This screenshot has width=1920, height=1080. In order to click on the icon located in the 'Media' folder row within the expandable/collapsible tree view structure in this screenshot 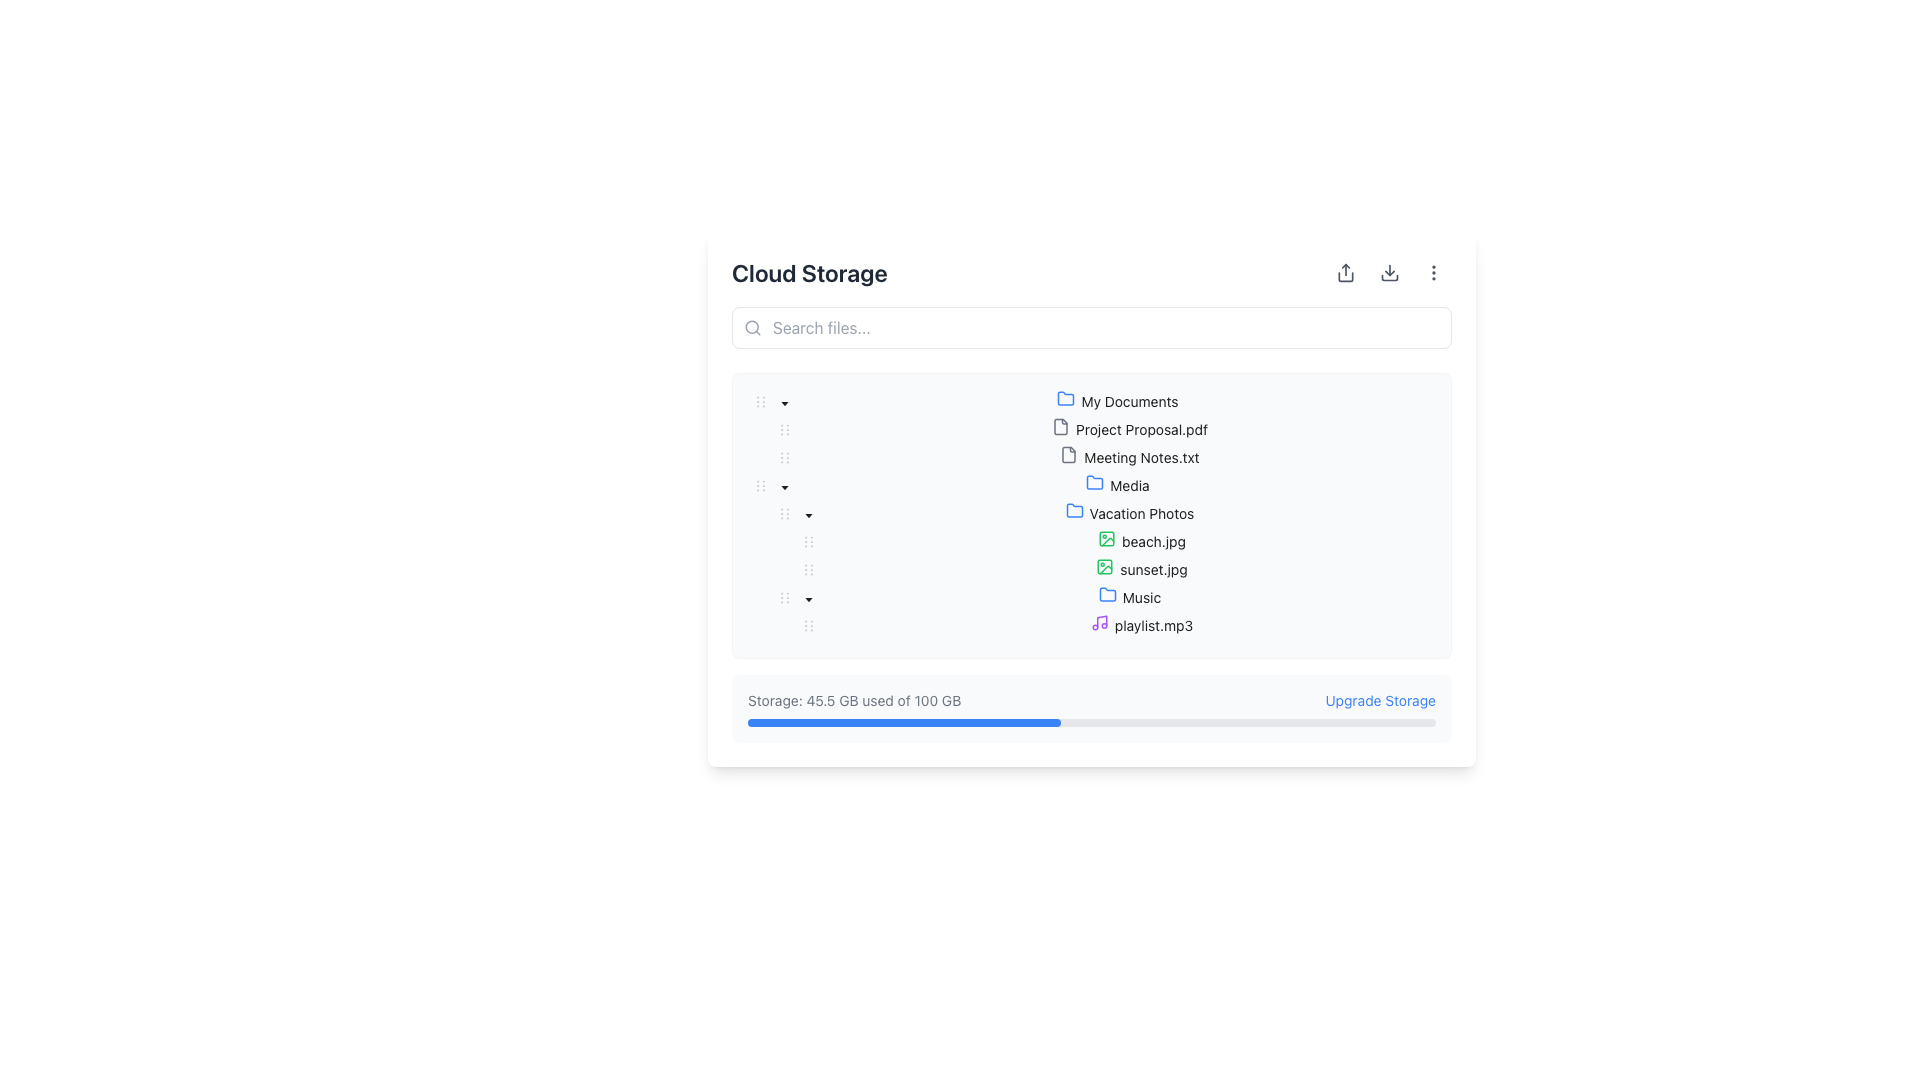, I will do `click(784, 512)`.